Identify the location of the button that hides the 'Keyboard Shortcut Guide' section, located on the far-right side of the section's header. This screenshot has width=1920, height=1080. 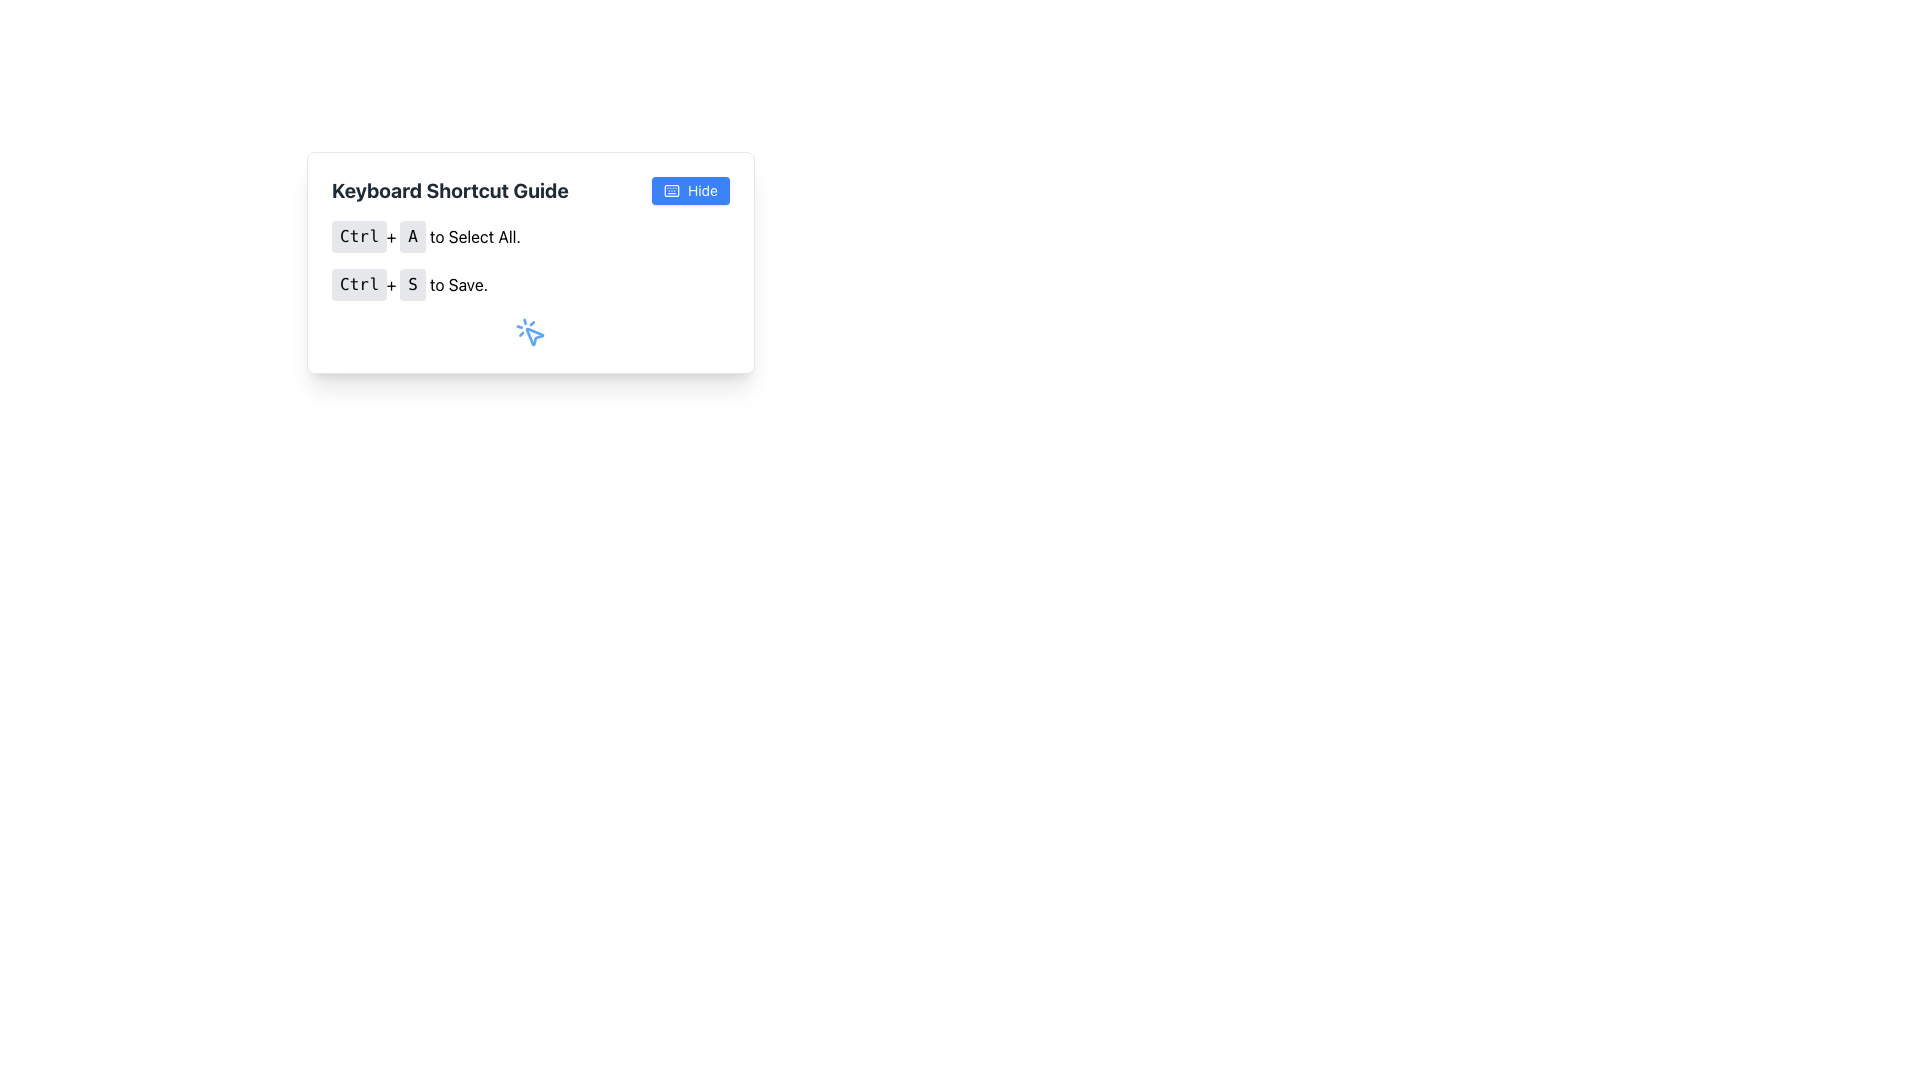
(691, 191).